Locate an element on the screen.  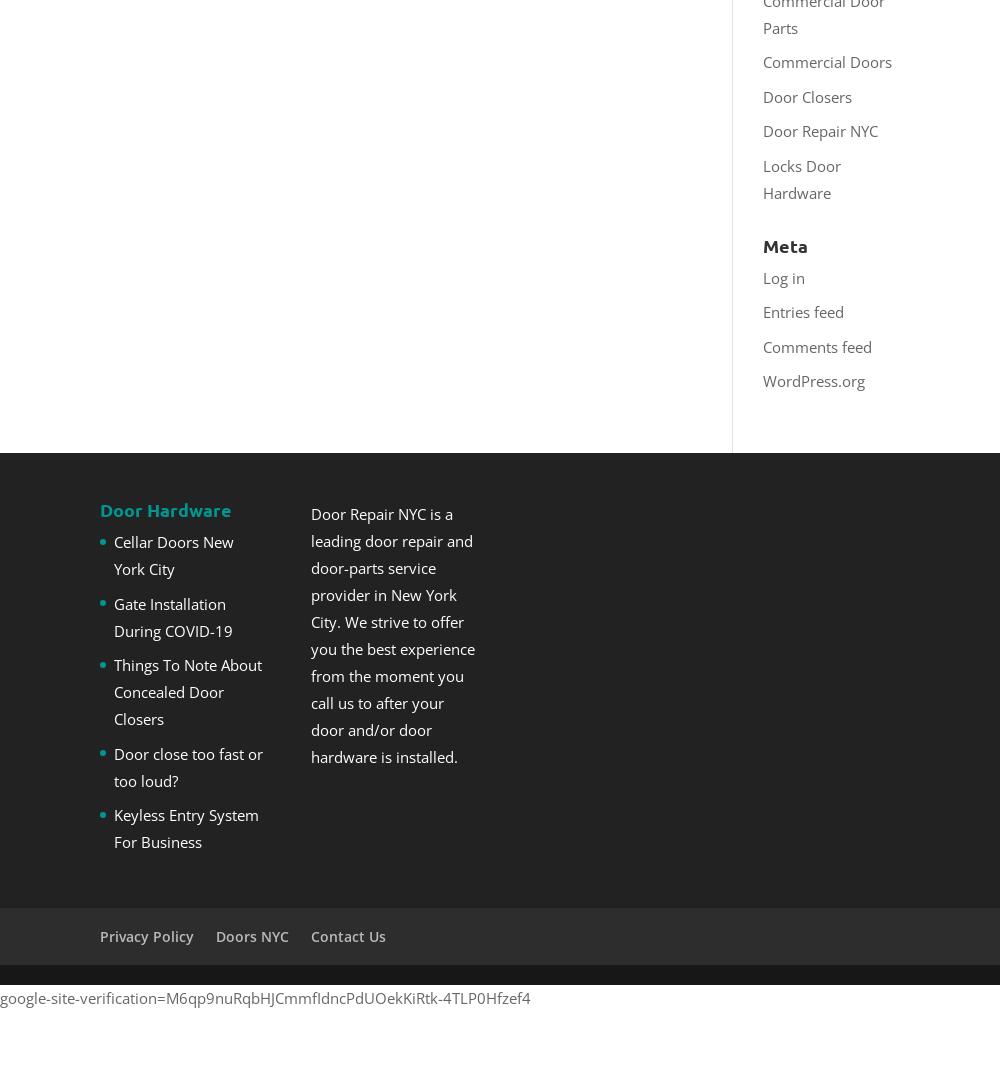
'Gate Installation During COVID-19' is located at coordinates (113, 615).